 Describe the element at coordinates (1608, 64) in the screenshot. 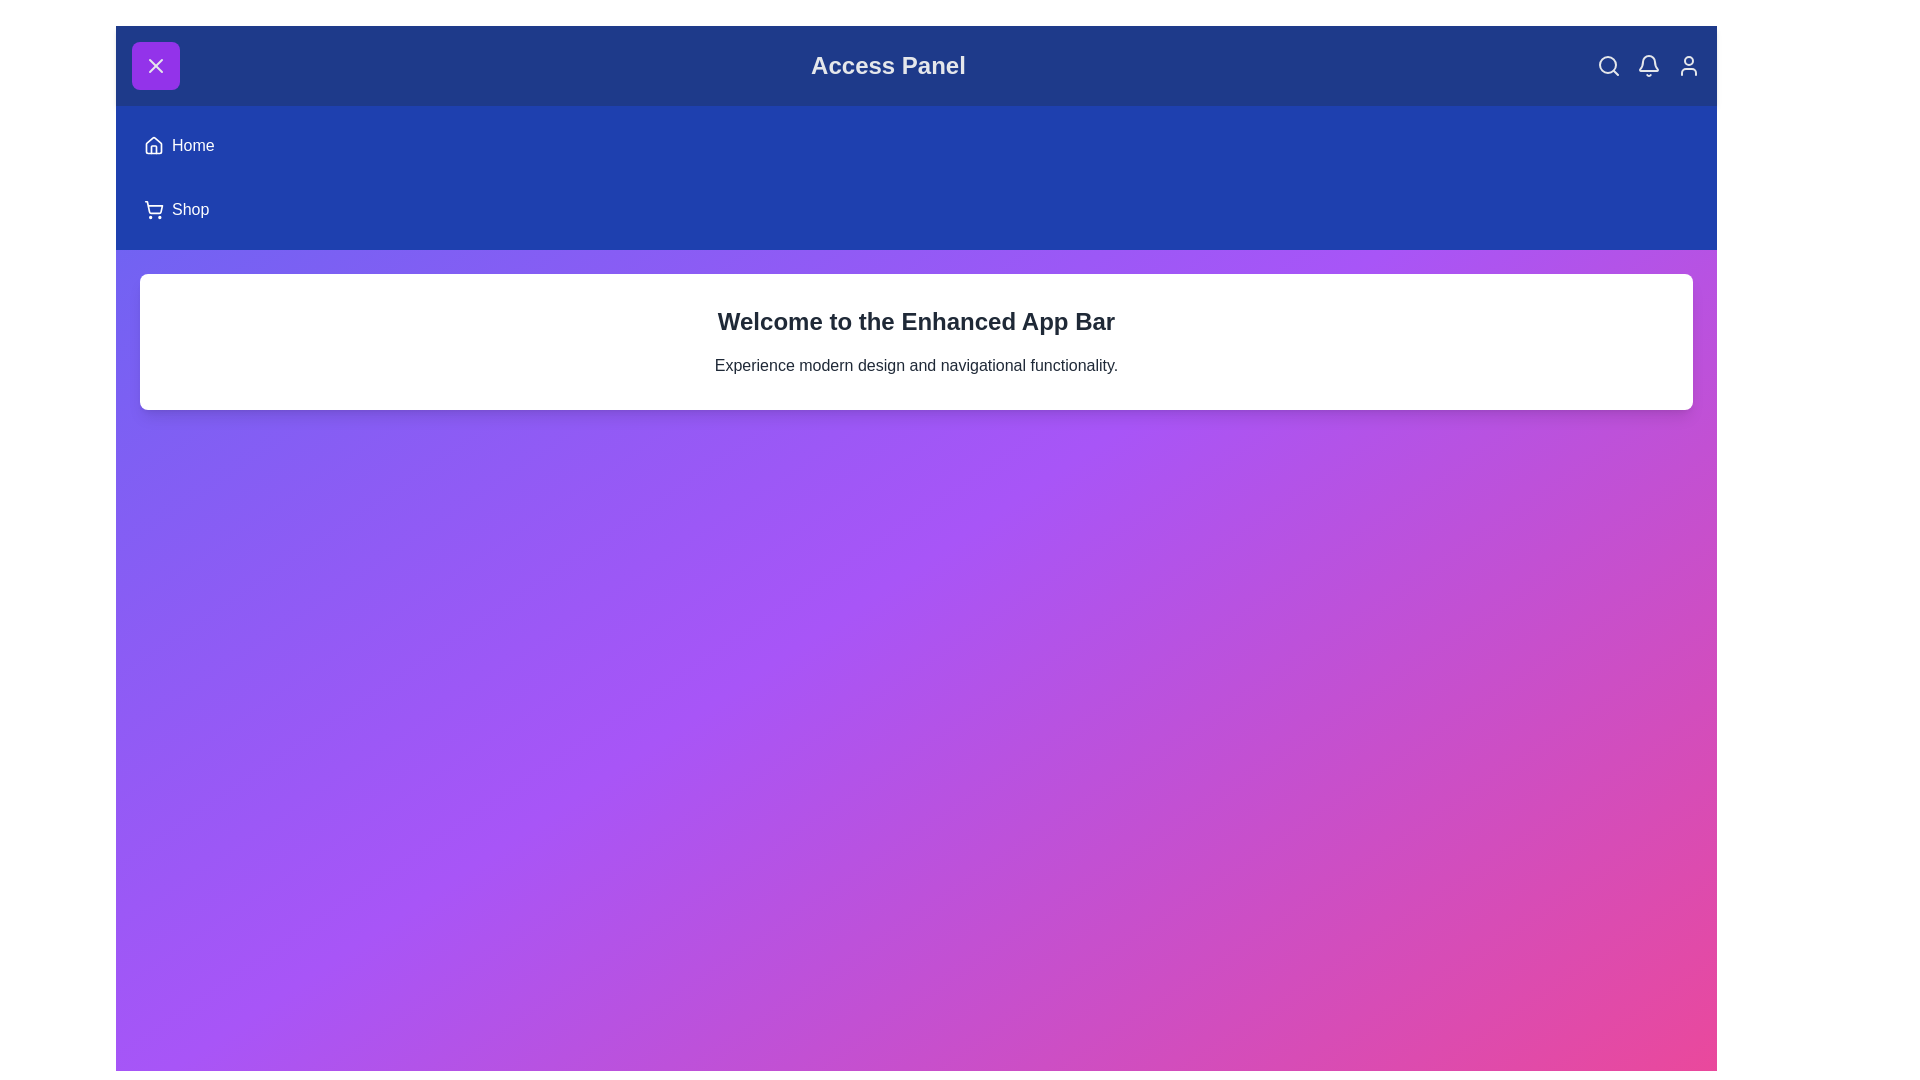

I see `the 'Search' icon in the header` at that location.